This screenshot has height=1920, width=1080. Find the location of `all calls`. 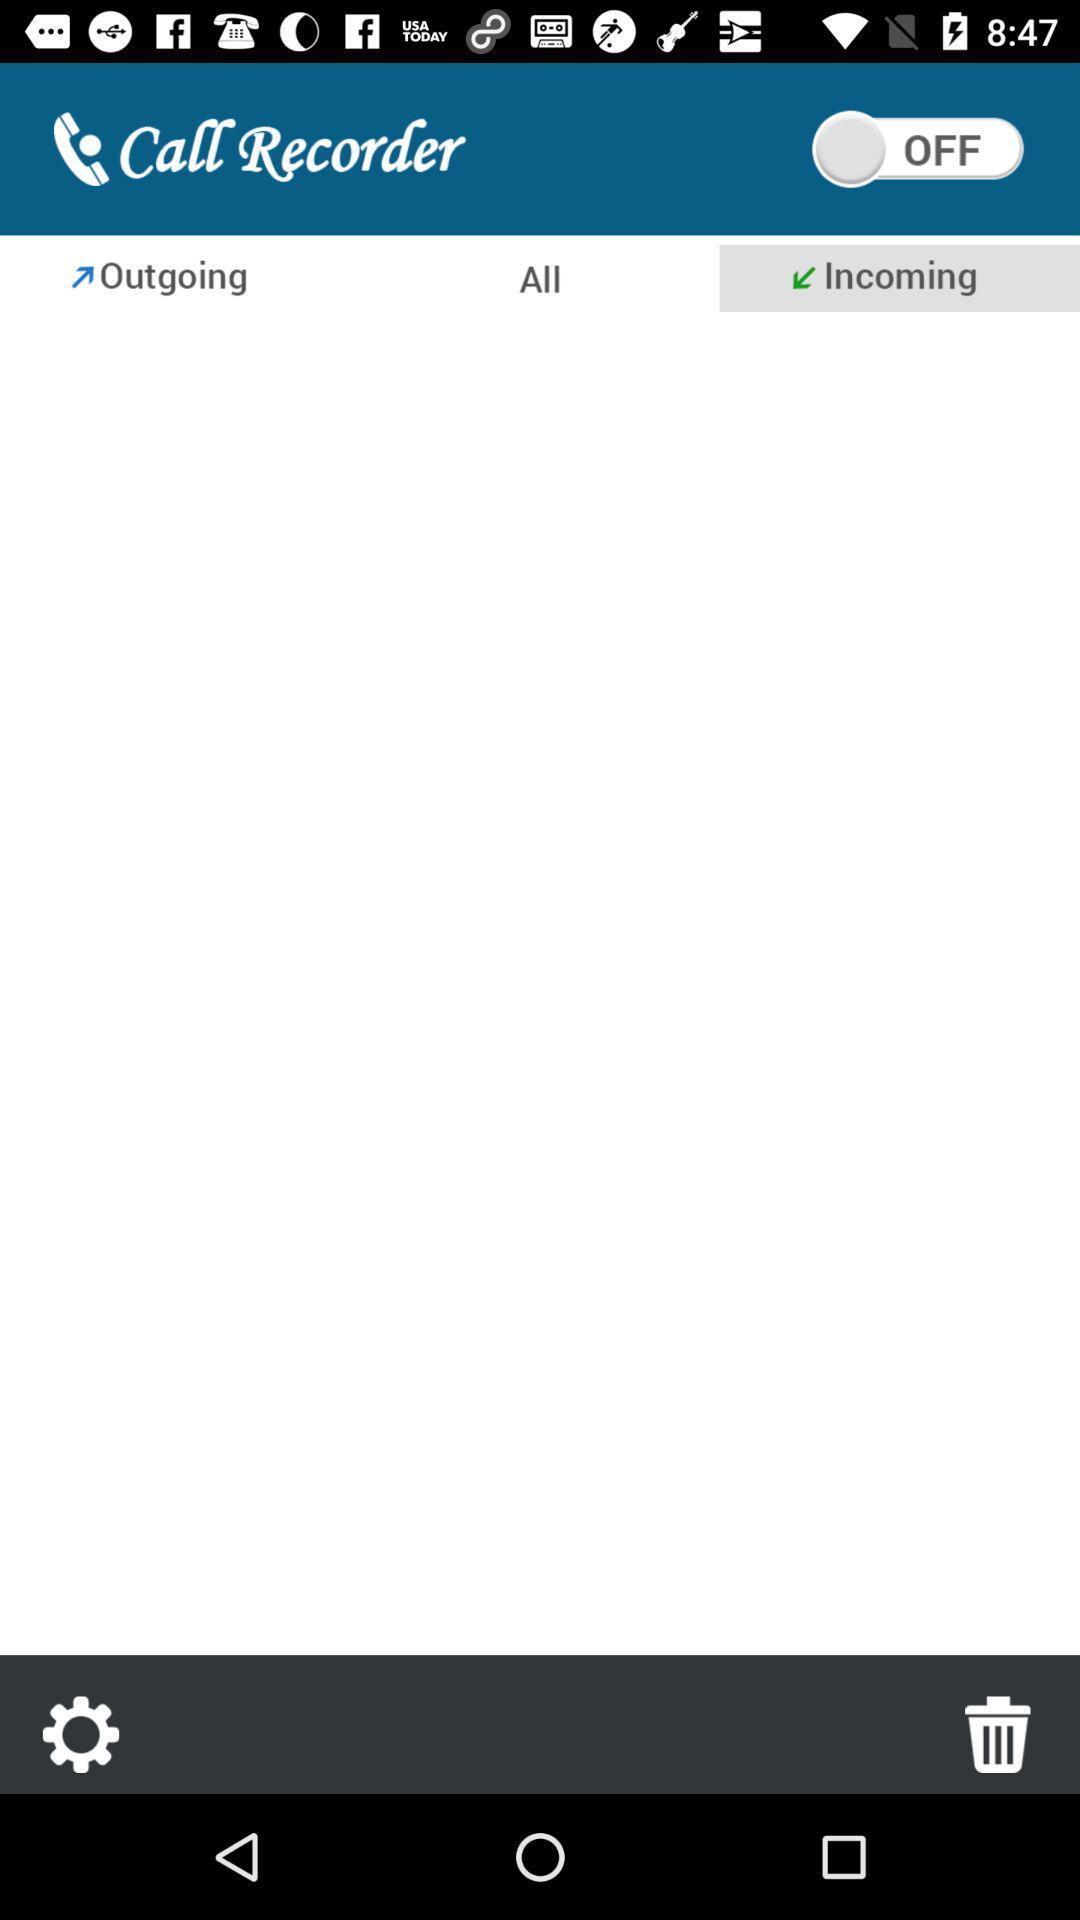

all calls is located at coordinates (537, 277).